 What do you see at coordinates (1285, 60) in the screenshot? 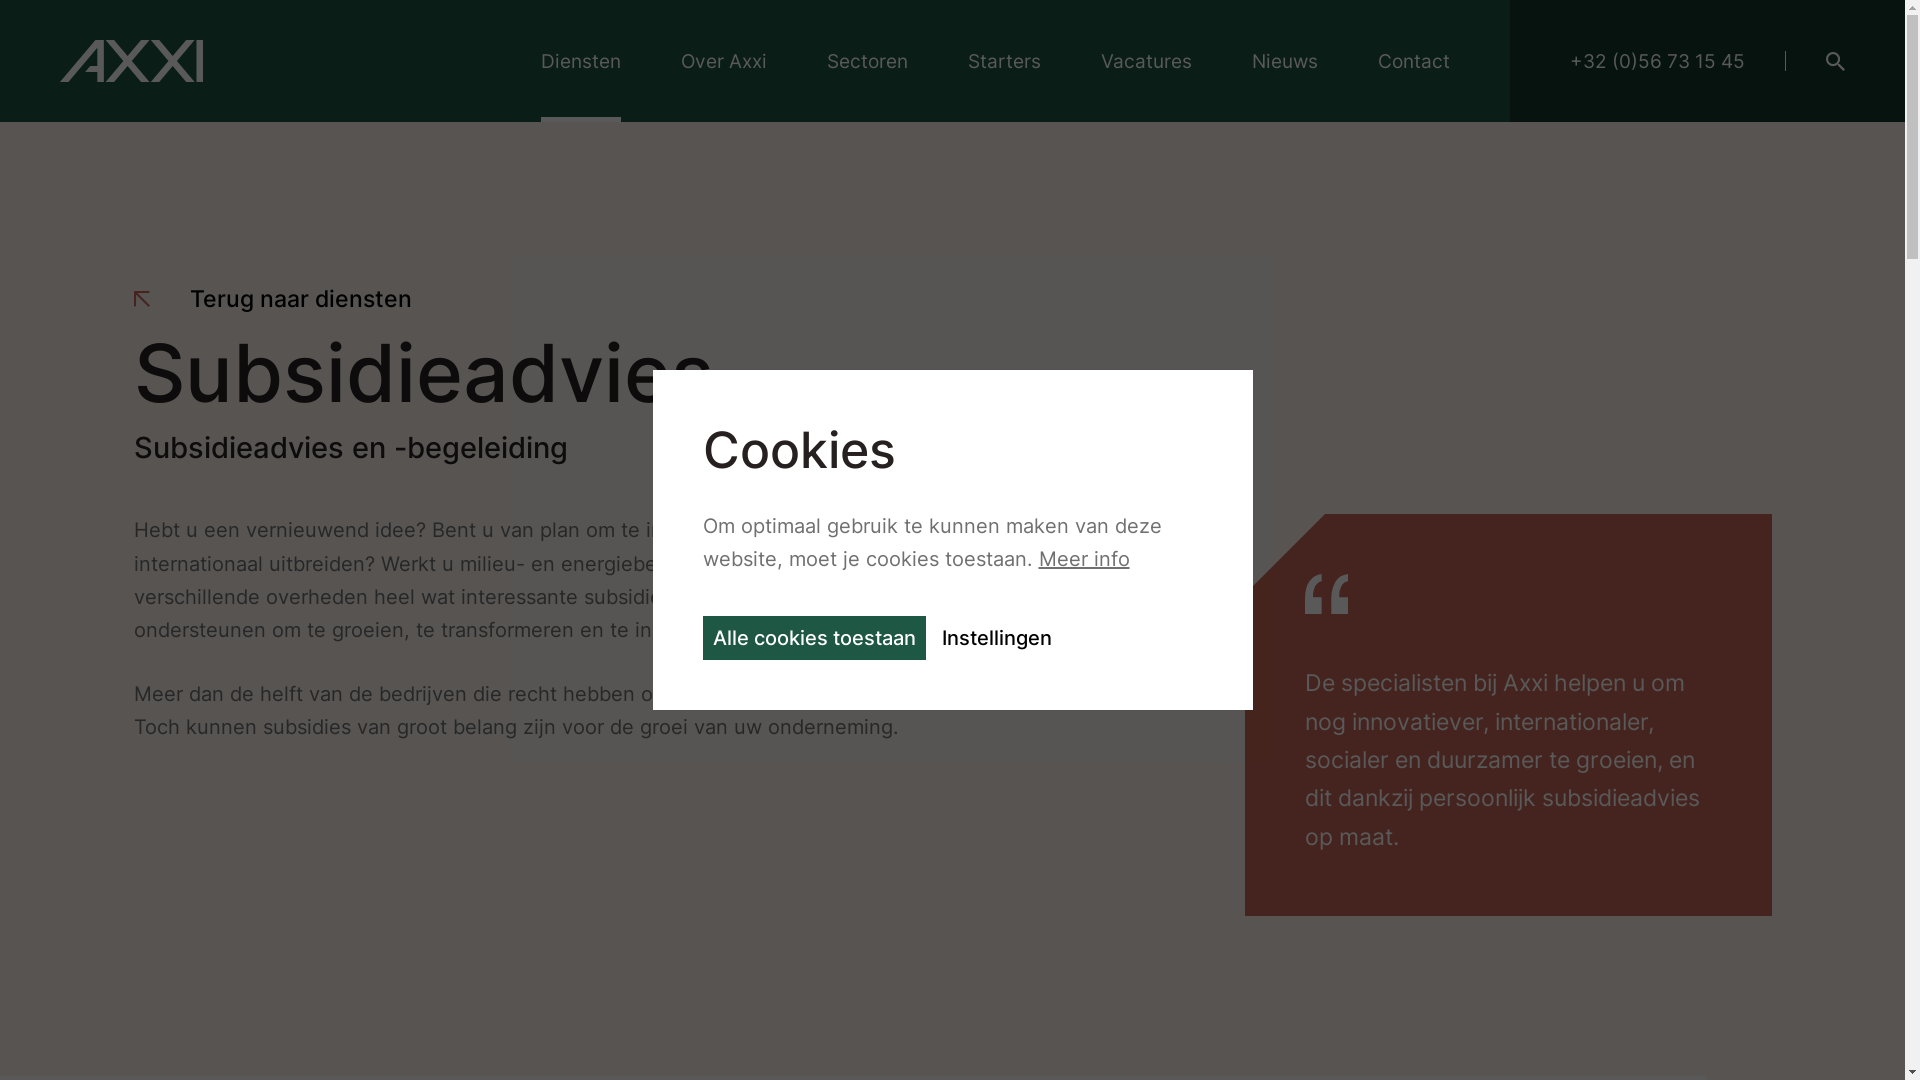
I see `'Nieuws'` at bounding box center [1285, 60].